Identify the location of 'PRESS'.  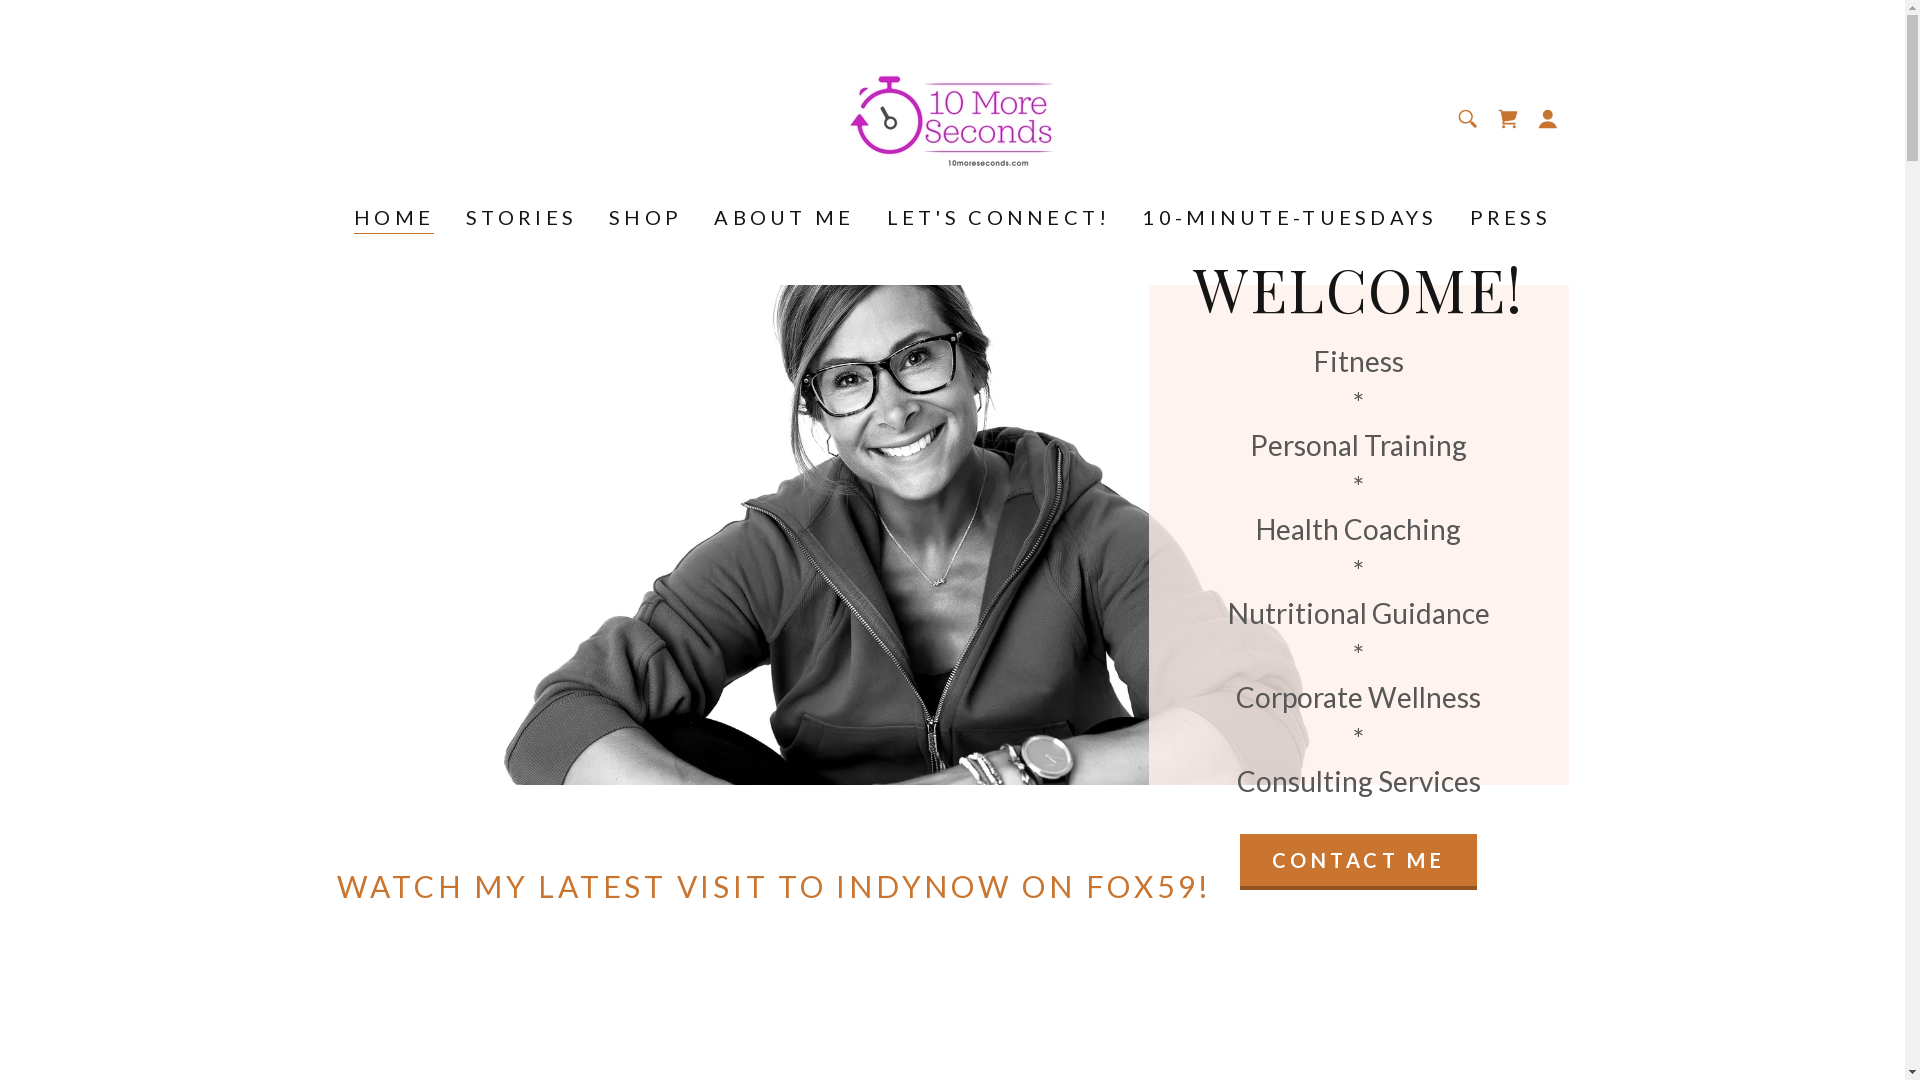
(1510, 216).